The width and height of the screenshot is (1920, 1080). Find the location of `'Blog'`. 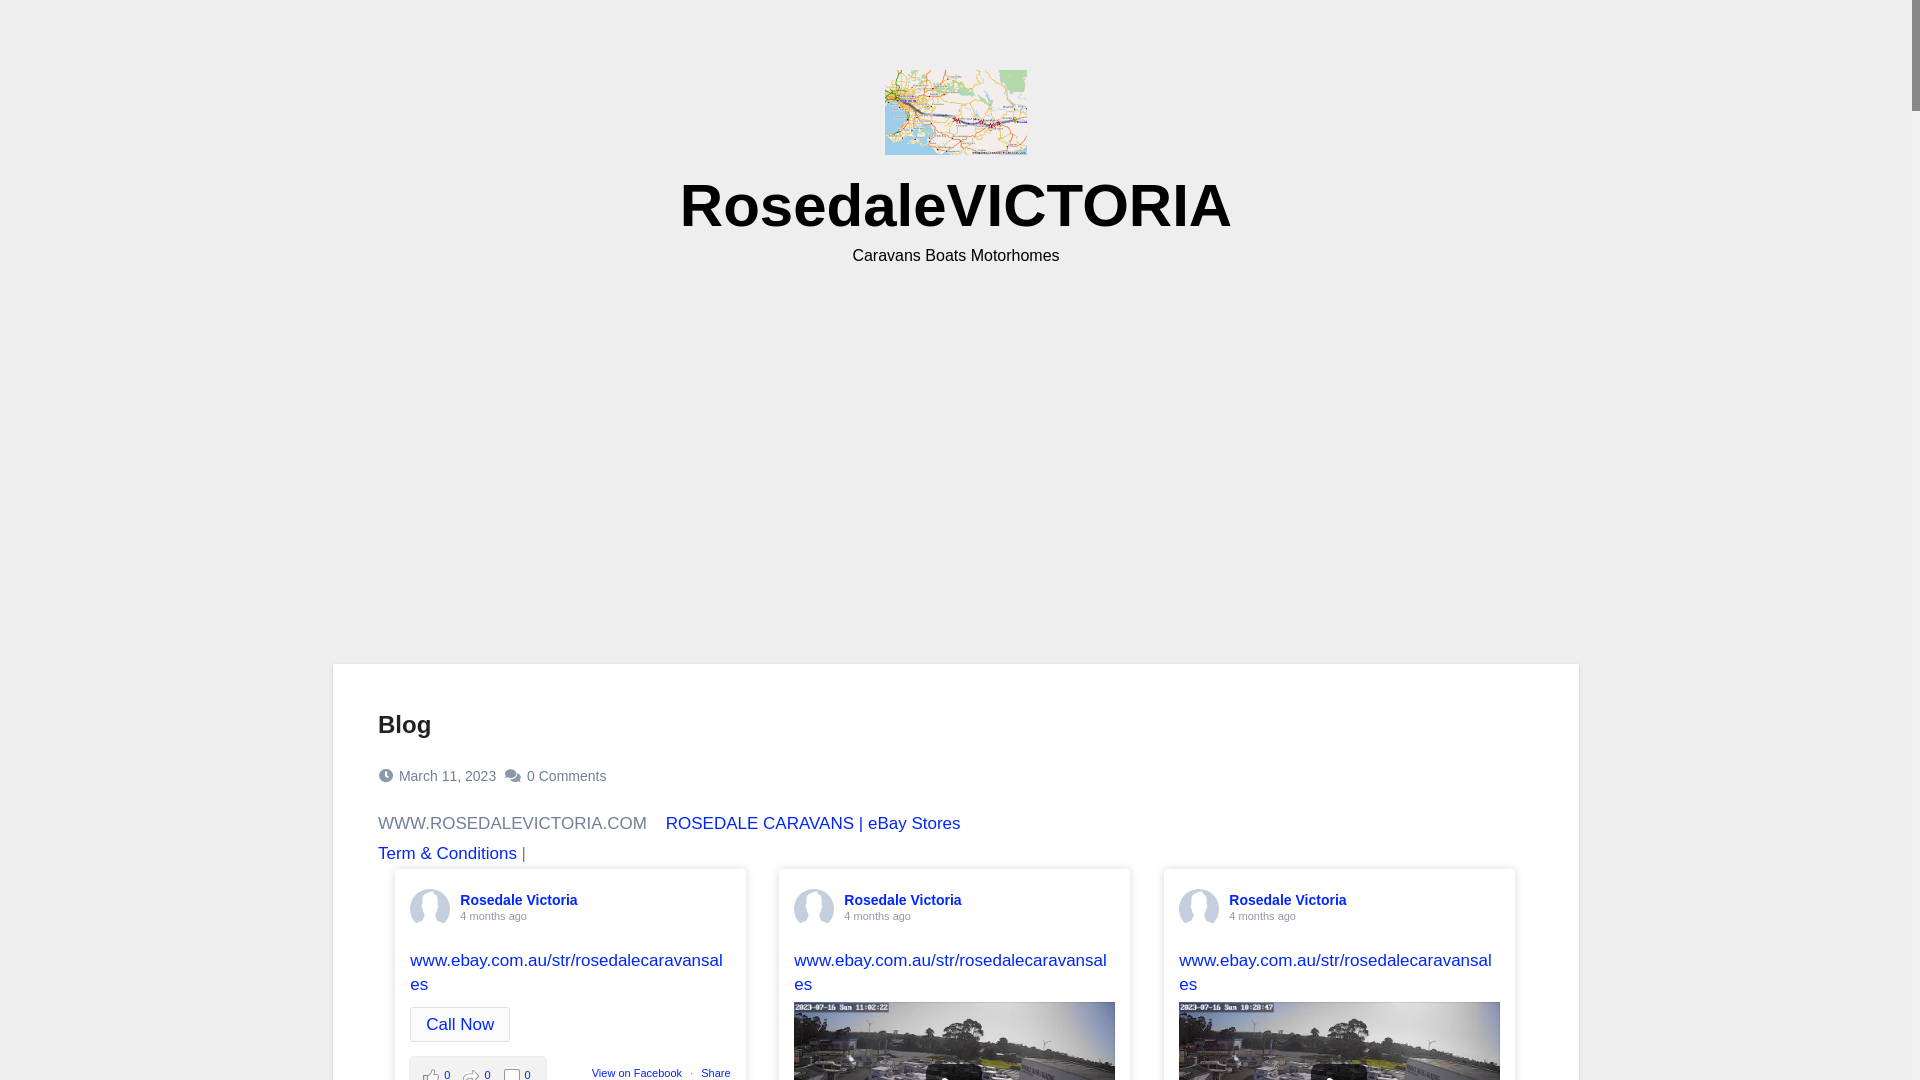

'Blog' is located at coordinates (403, 724).